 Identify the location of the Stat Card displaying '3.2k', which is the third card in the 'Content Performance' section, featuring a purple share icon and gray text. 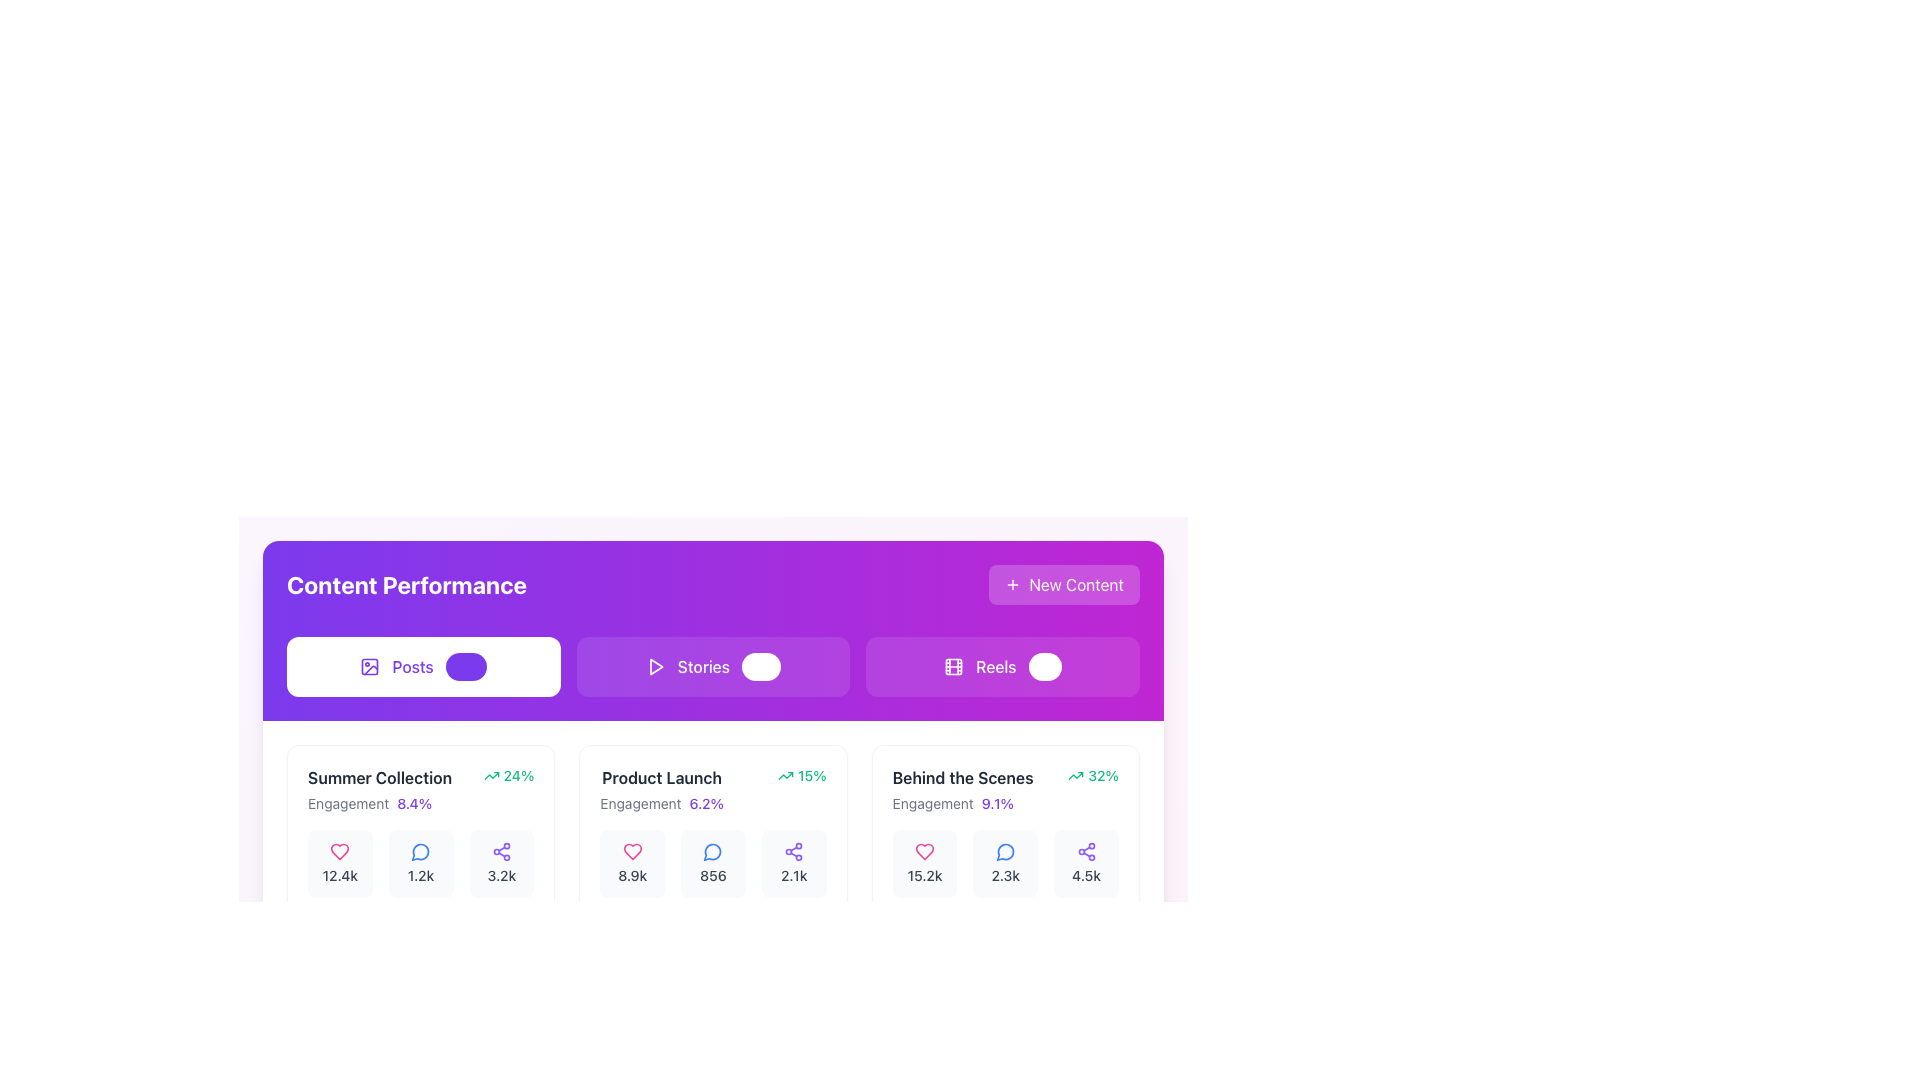
(501, 863).